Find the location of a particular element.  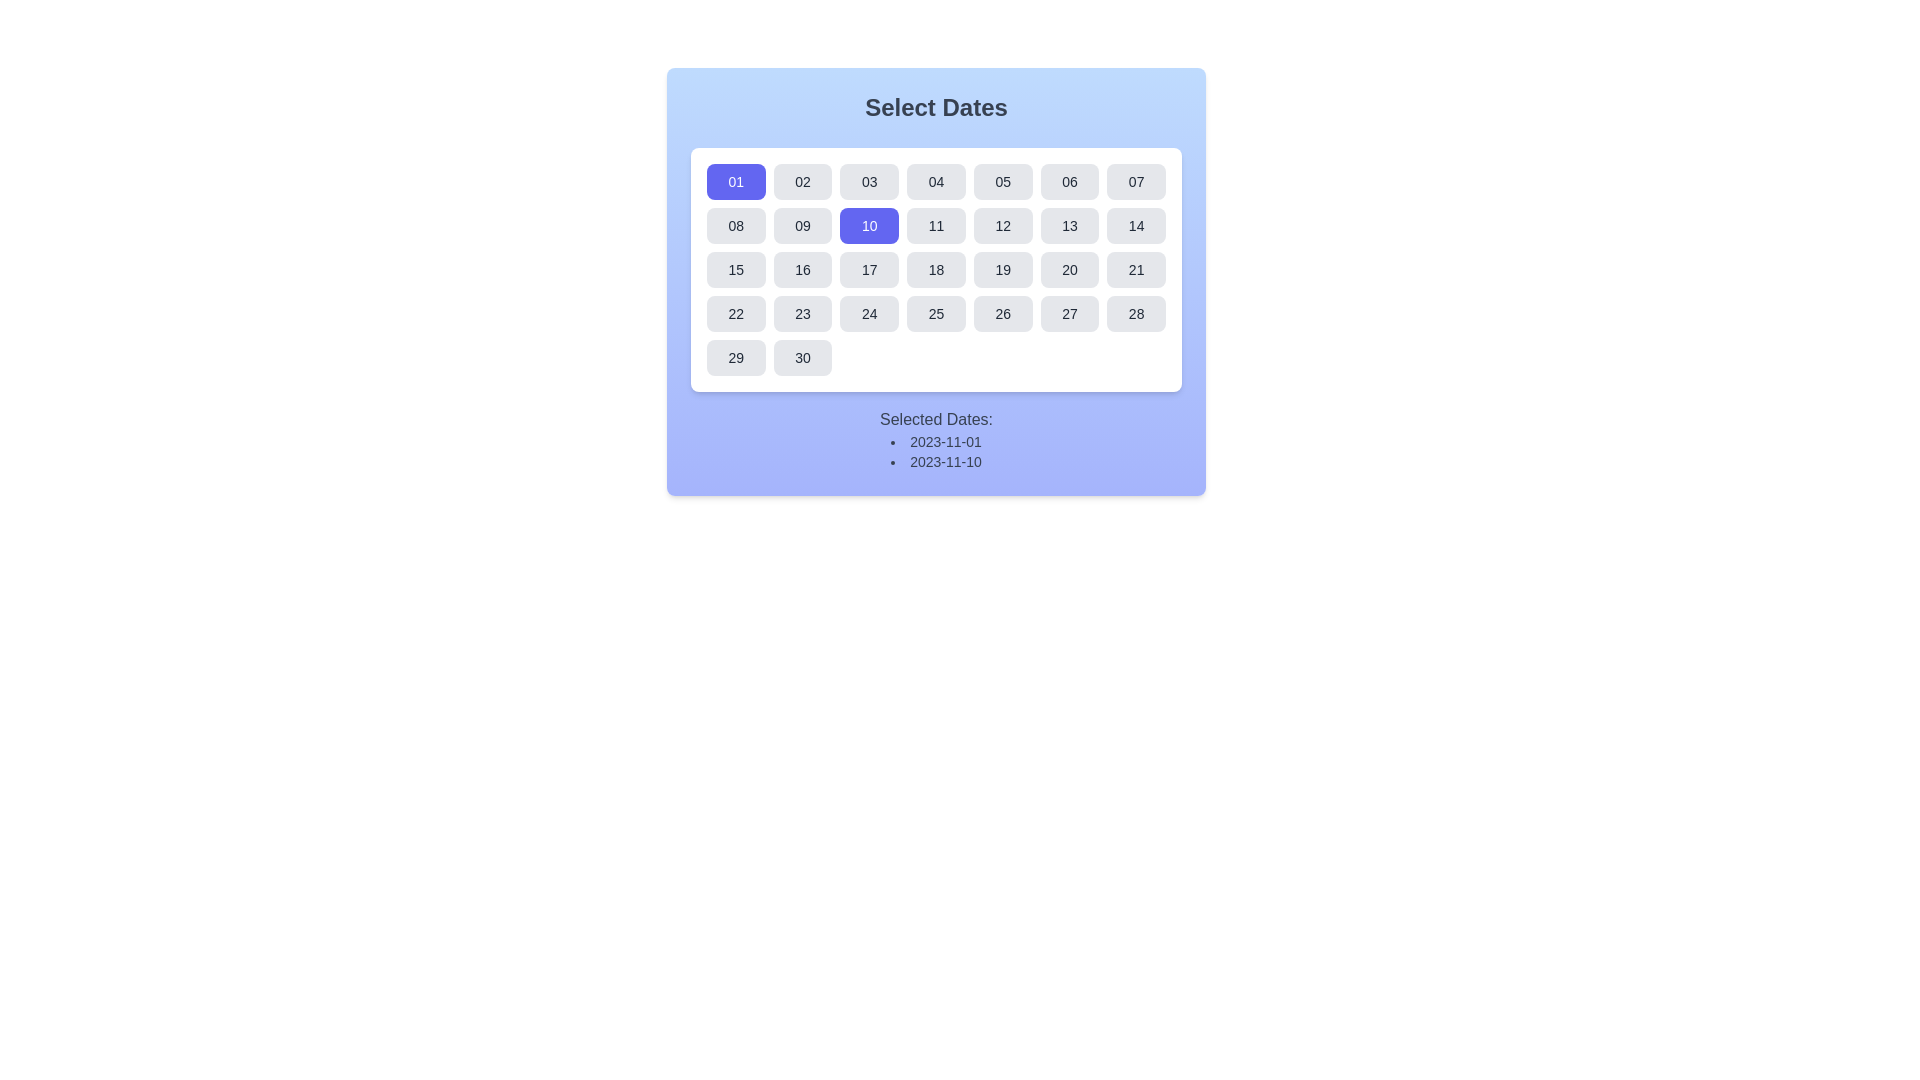

the button representing the date '12' in the second row and fifth column of the calendar grid is located at coordinates (1003, 225).